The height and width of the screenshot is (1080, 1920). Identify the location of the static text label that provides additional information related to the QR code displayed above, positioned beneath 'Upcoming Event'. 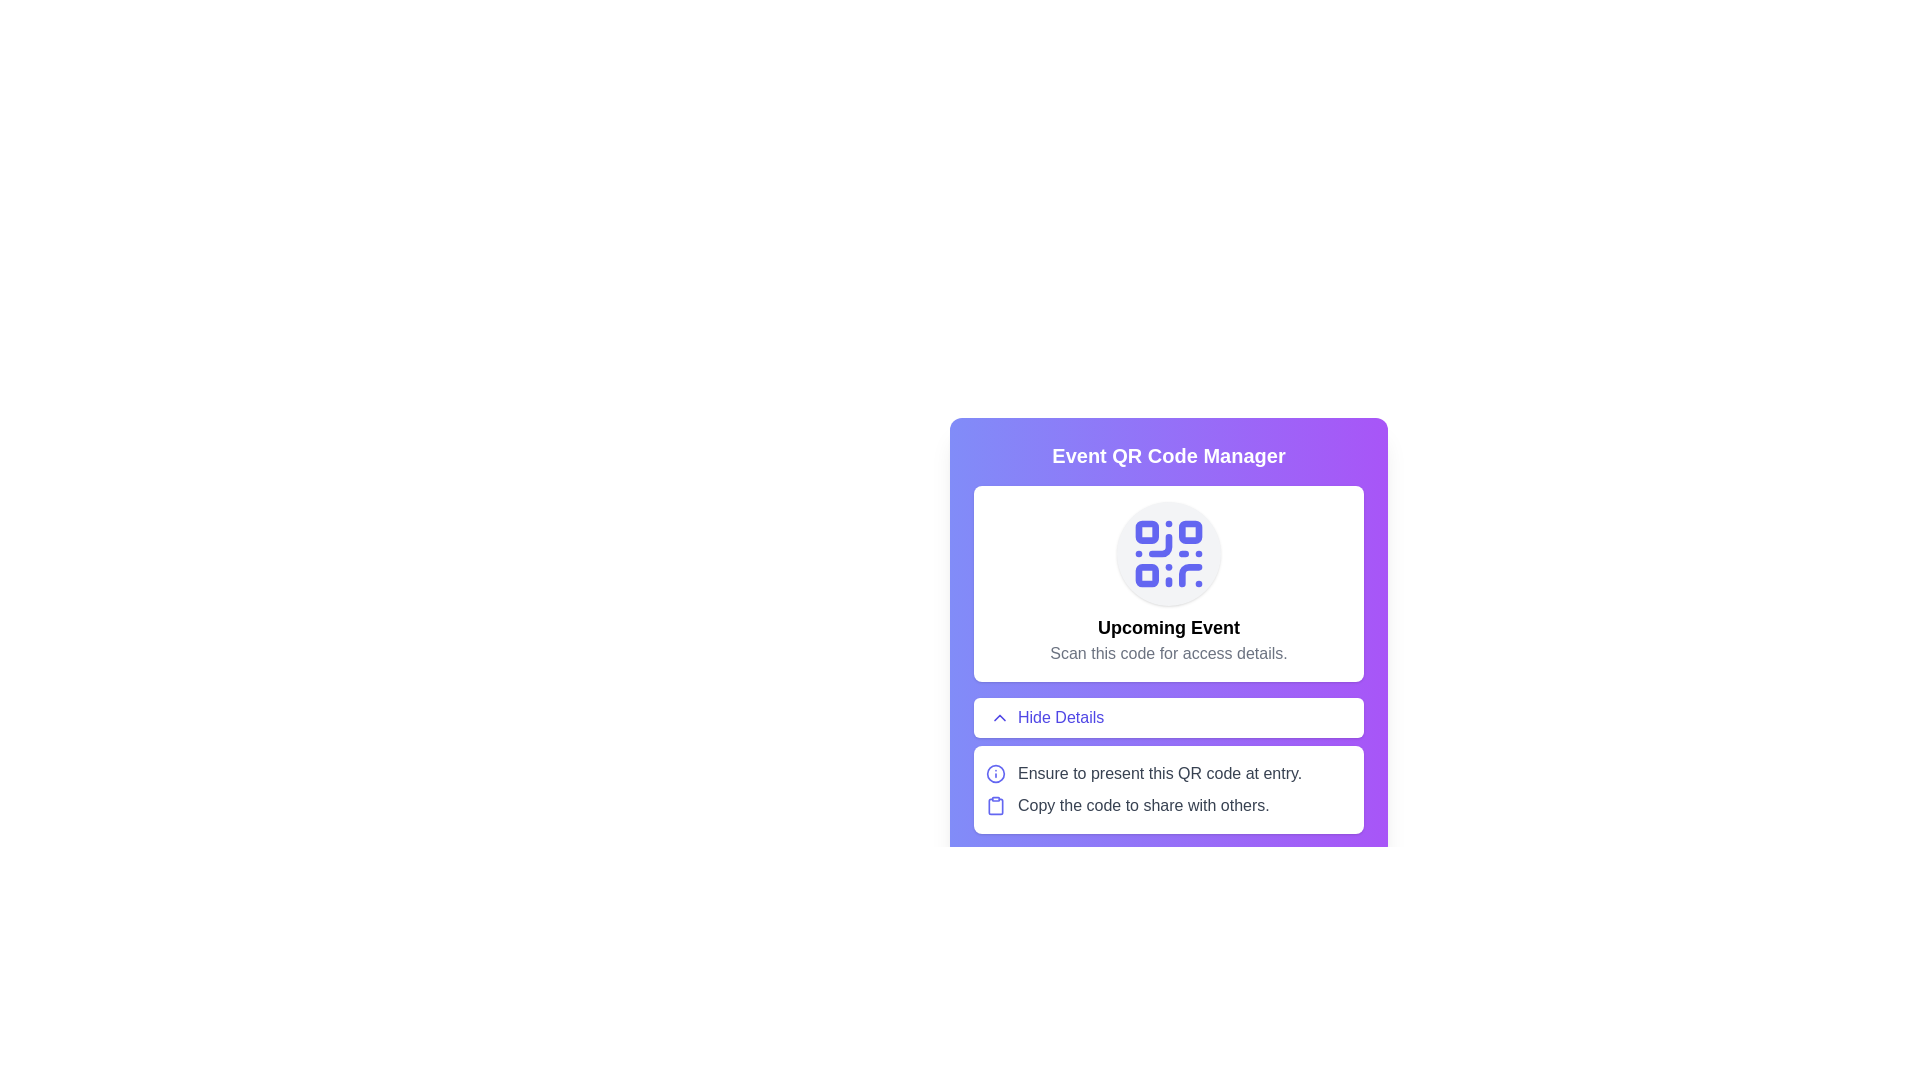
(1169, 654).